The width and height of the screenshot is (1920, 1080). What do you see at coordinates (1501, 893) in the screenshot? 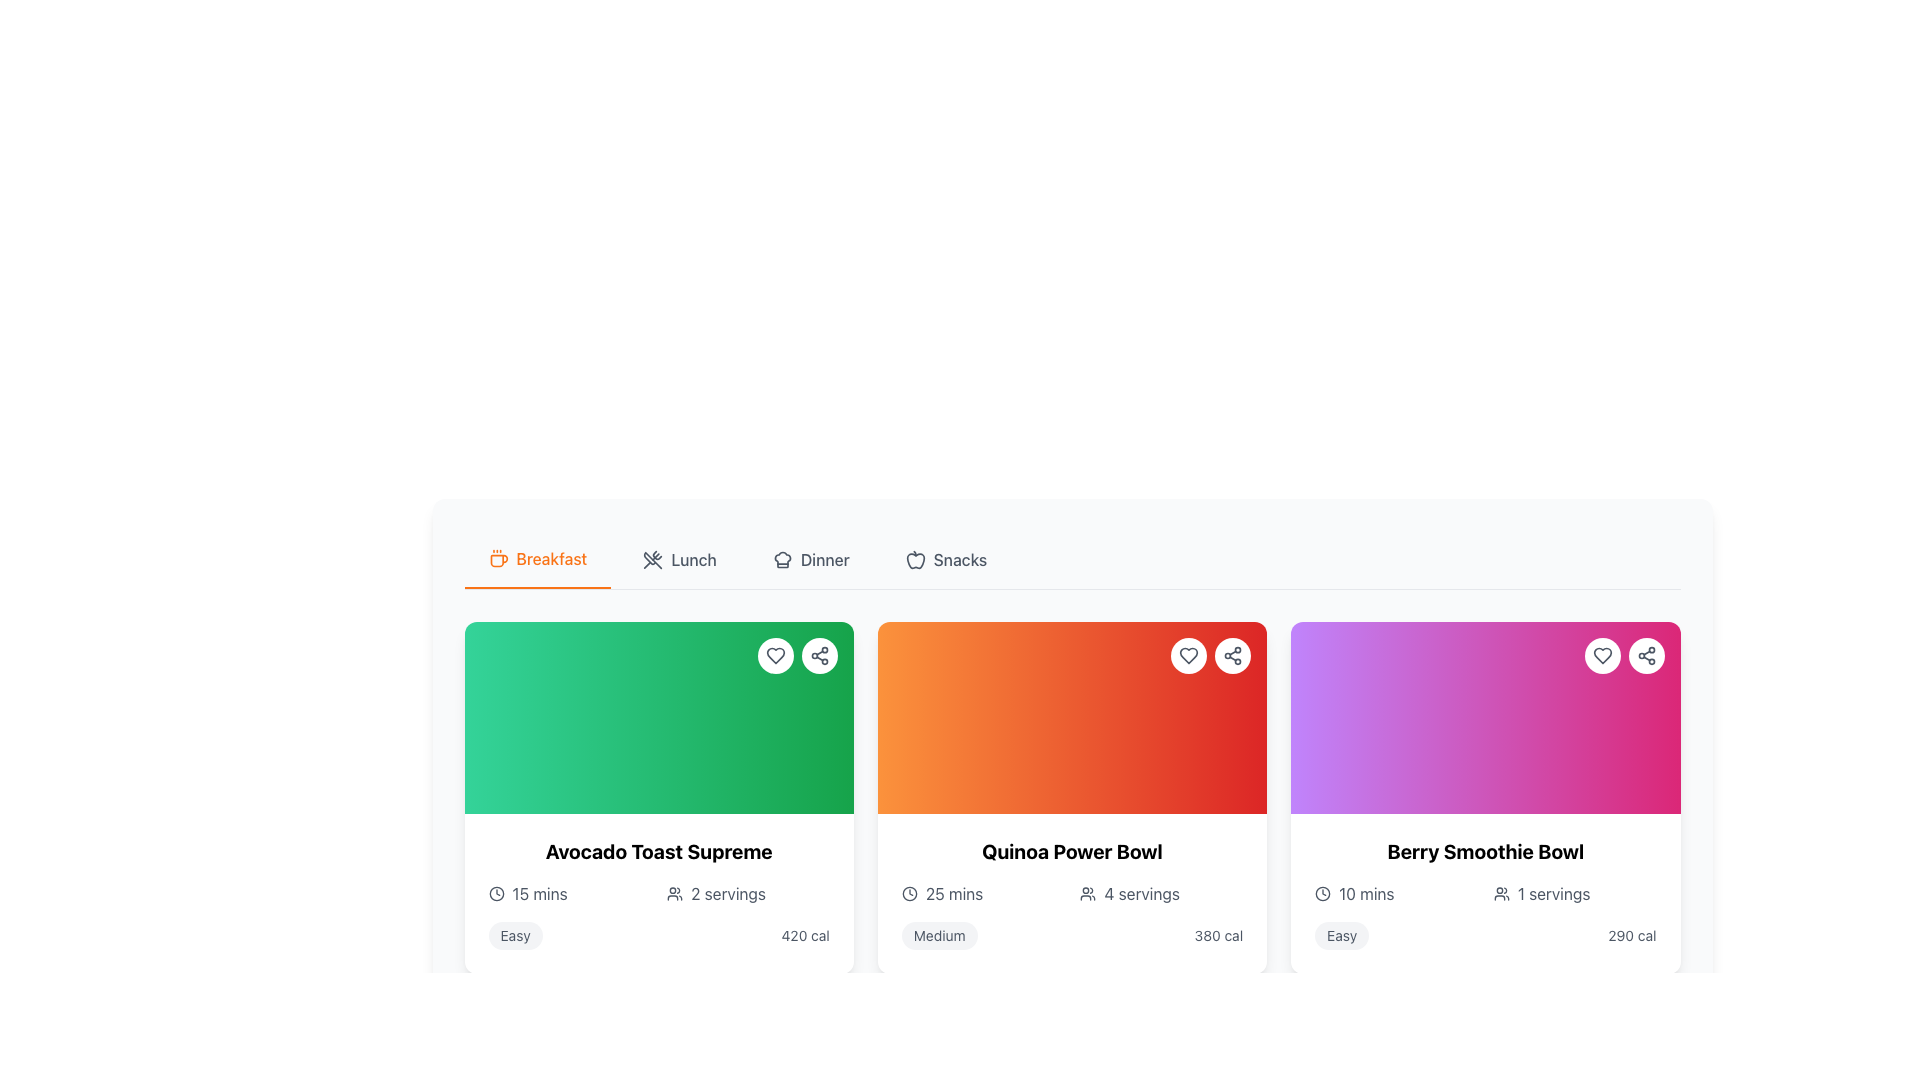
I see `the servings icon indicating '1 servings' for the Berry Smoothie Bowl, located in the lower section of the card` at bounding box center [1501, 893].